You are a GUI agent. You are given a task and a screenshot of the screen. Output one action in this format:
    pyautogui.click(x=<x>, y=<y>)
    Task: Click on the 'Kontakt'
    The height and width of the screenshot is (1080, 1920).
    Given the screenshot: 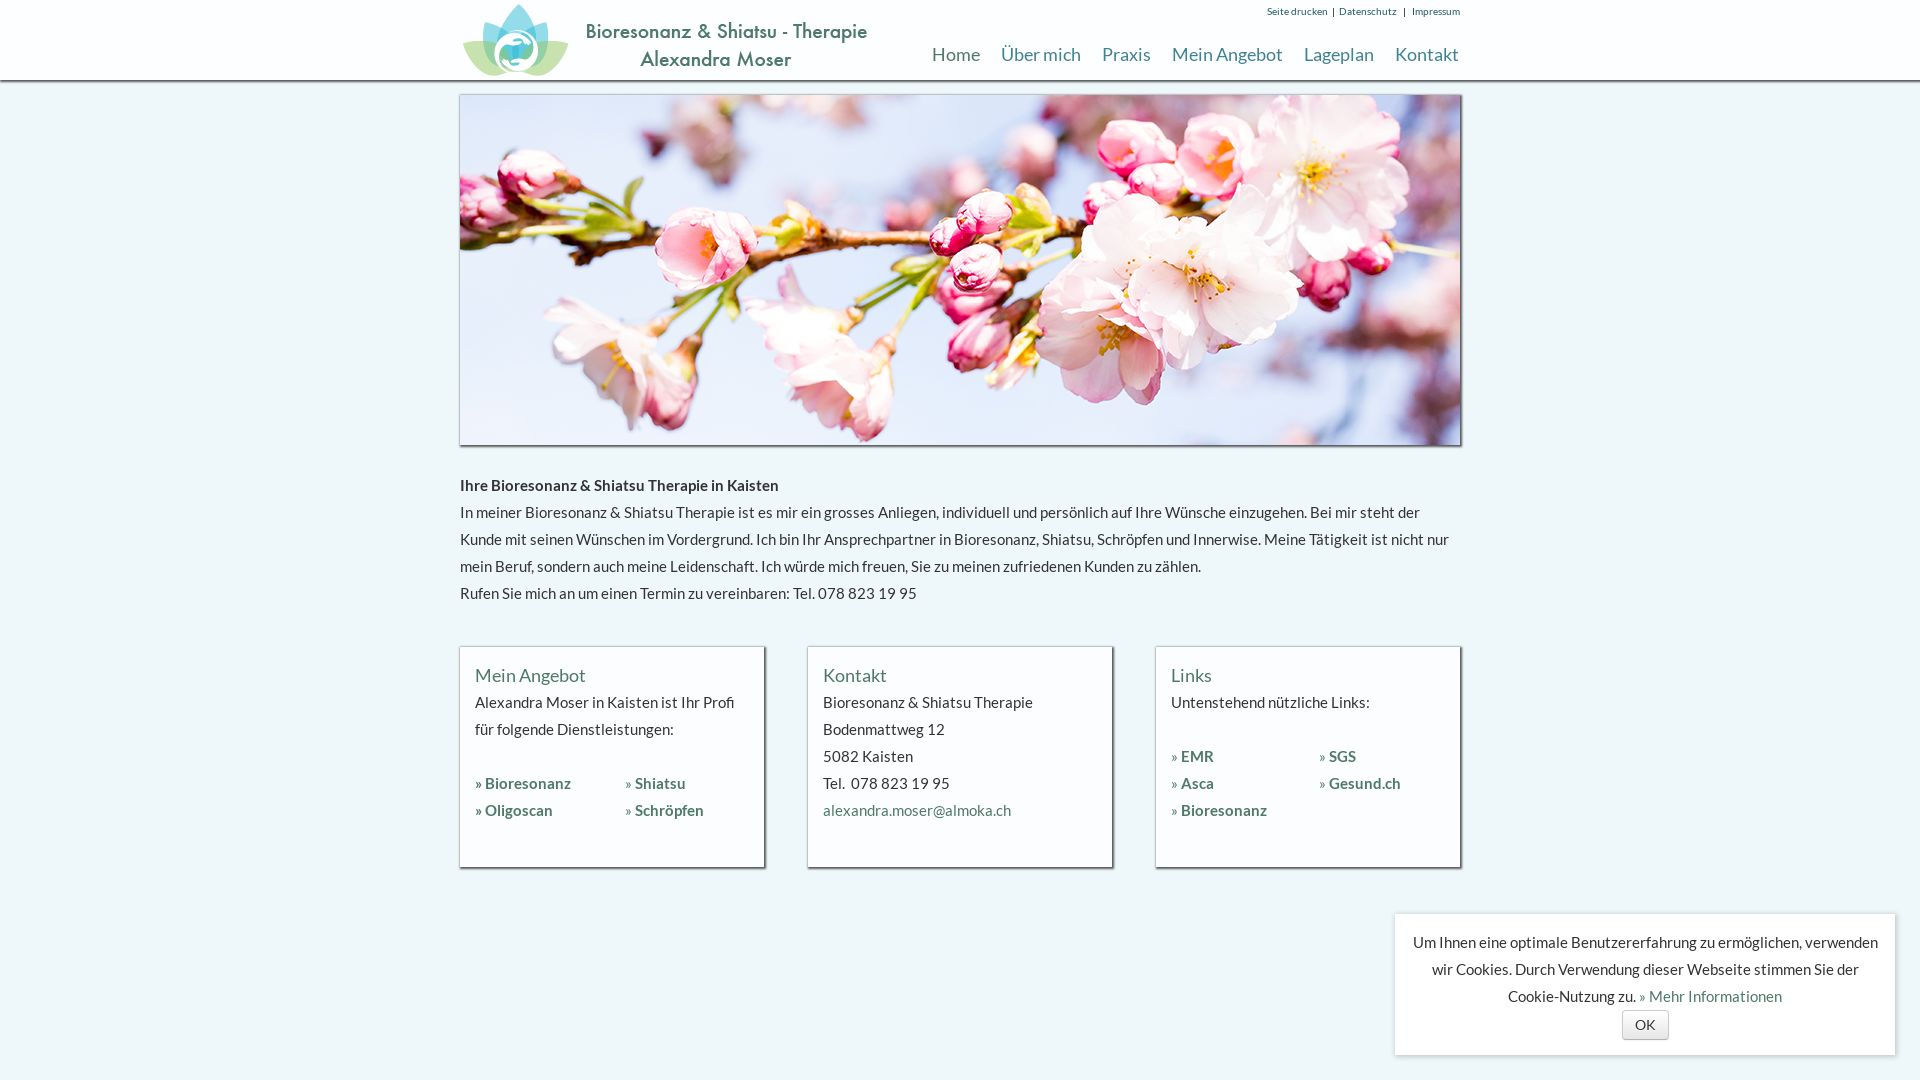 What is the action you would take?
    pyautogui.click(x=1425, y=53)
    